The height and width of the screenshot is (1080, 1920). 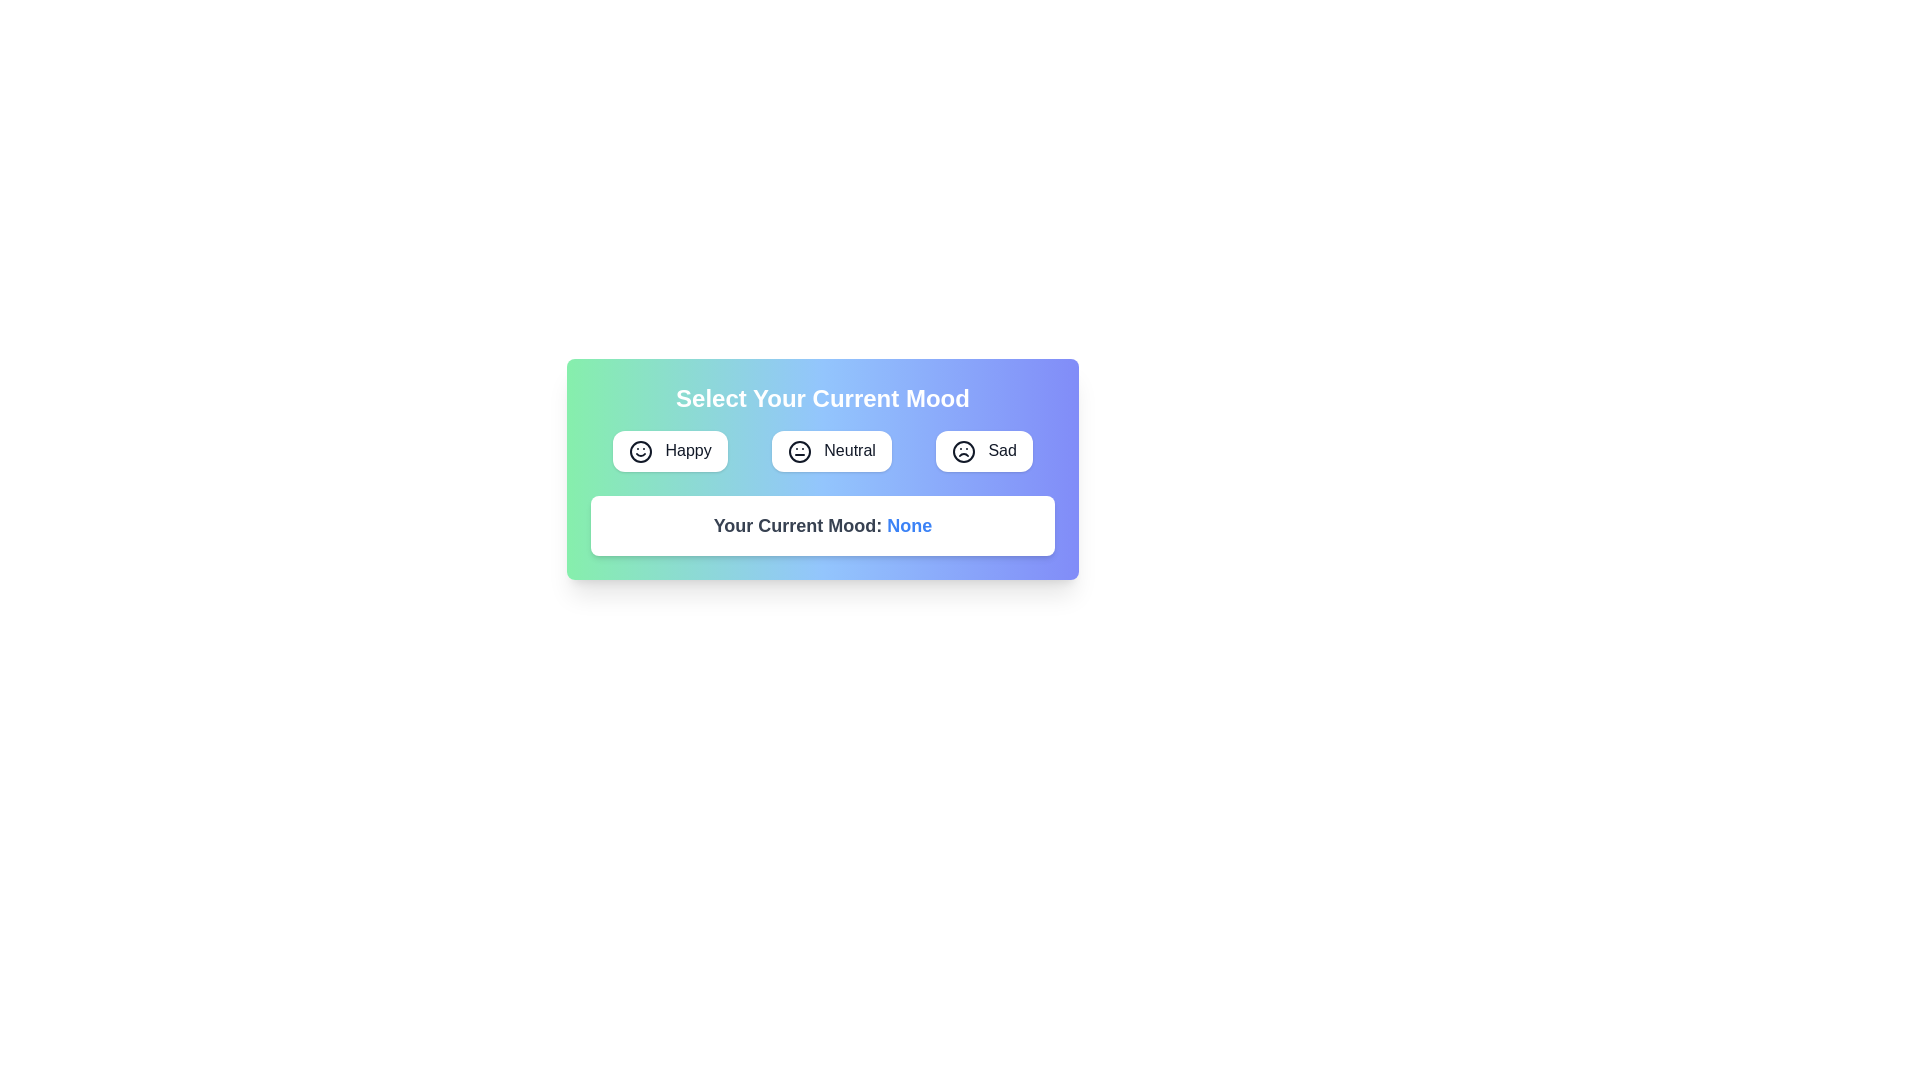 I want to click on the static text label displaying the user's current mood, which is part of the text block 'Your Current Mood: None', so click(x=908, y=524).